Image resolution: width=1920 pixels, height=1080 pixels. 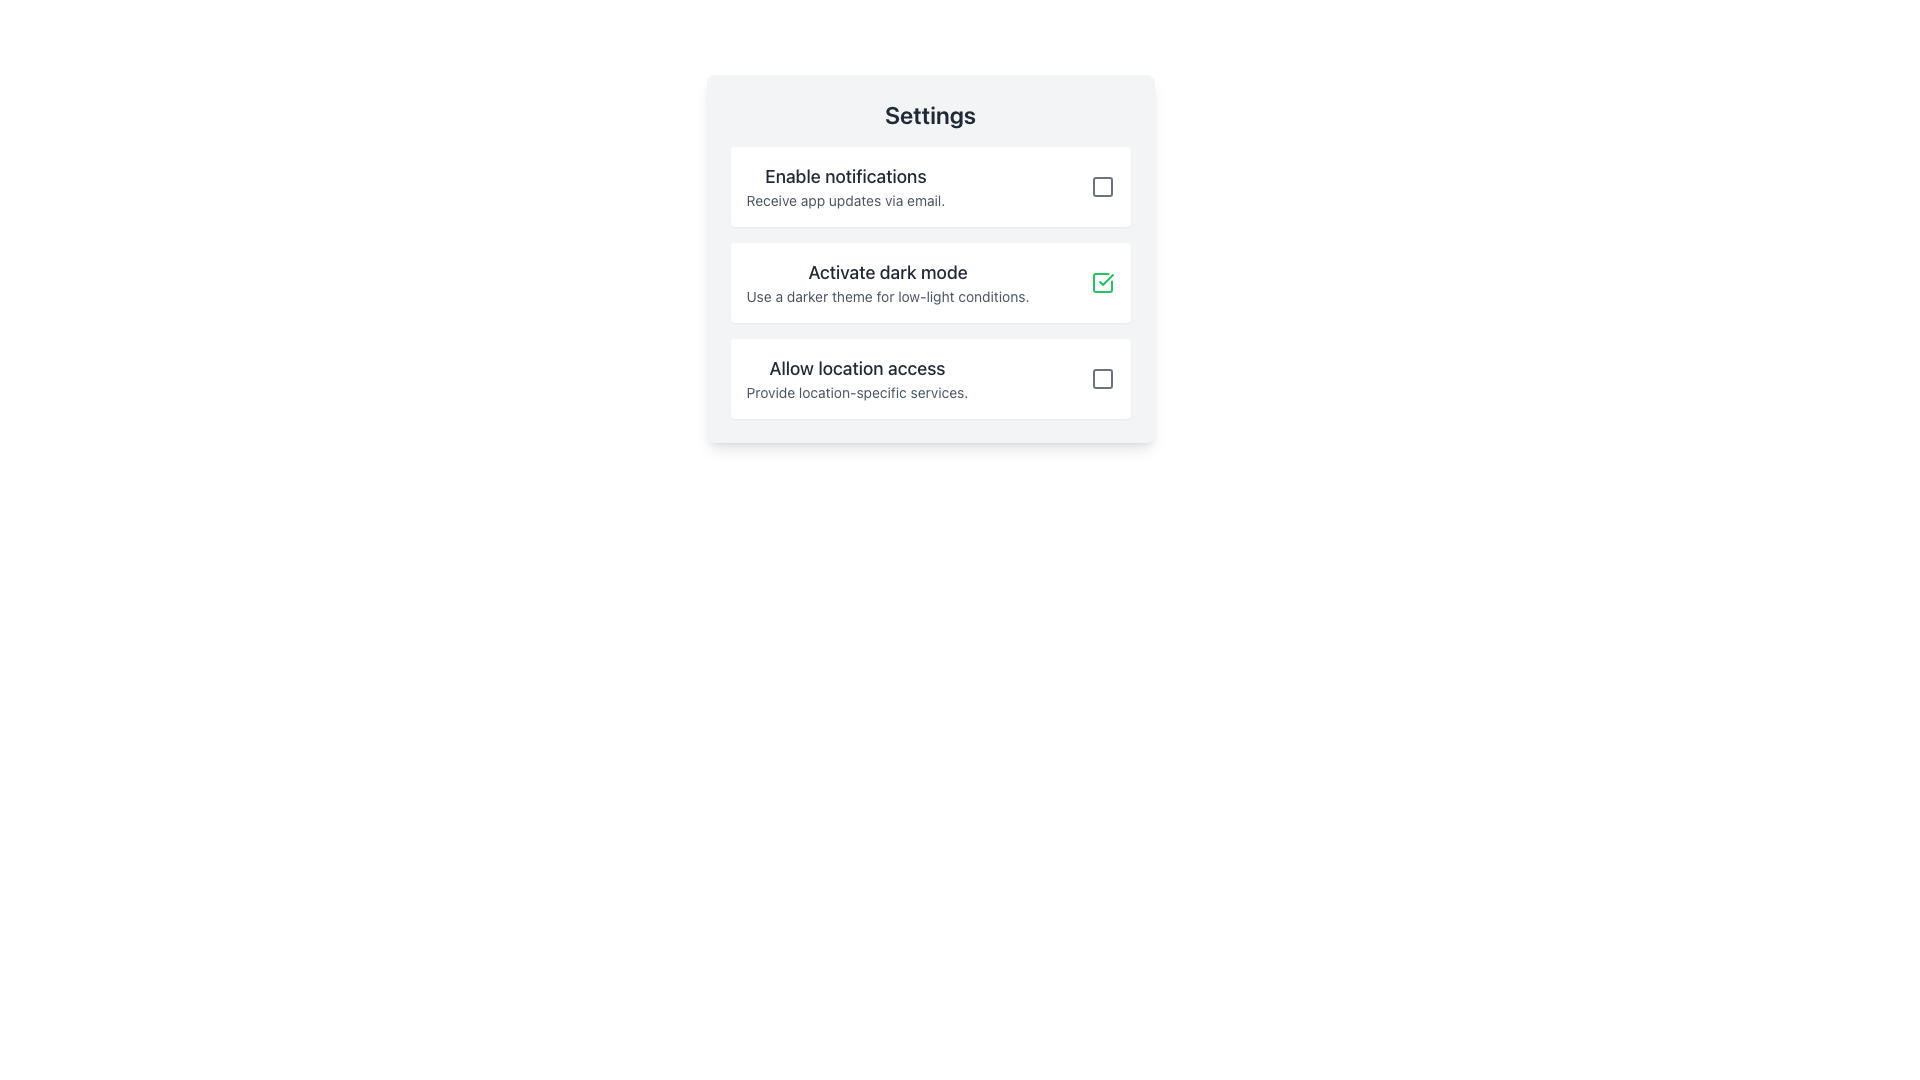 What do you see at coordinates (1101, 378) in the screenshot?
I see `keyboard navigation` at bounding box center [1101, 378].